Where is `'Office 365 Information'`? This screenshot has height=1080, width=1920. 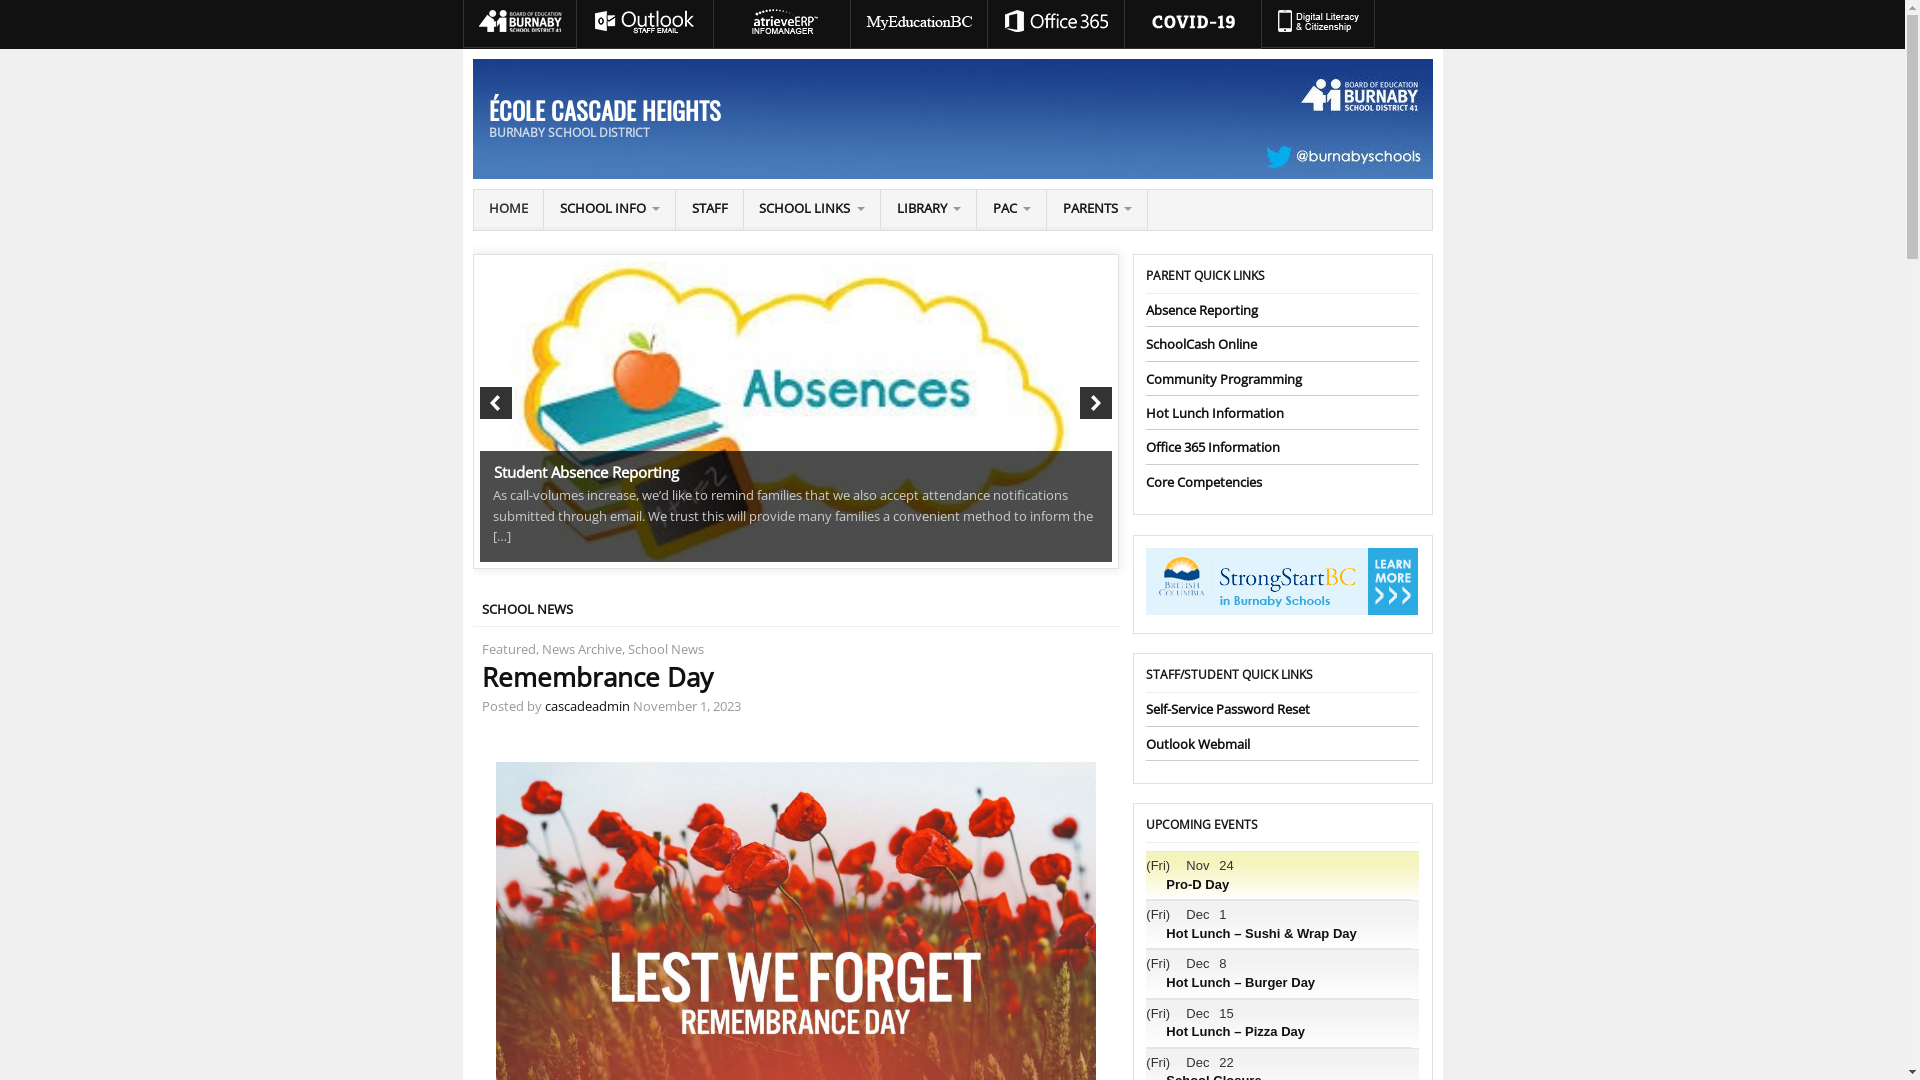 'Office 365 Information' is located at coordinates (1212, 446).